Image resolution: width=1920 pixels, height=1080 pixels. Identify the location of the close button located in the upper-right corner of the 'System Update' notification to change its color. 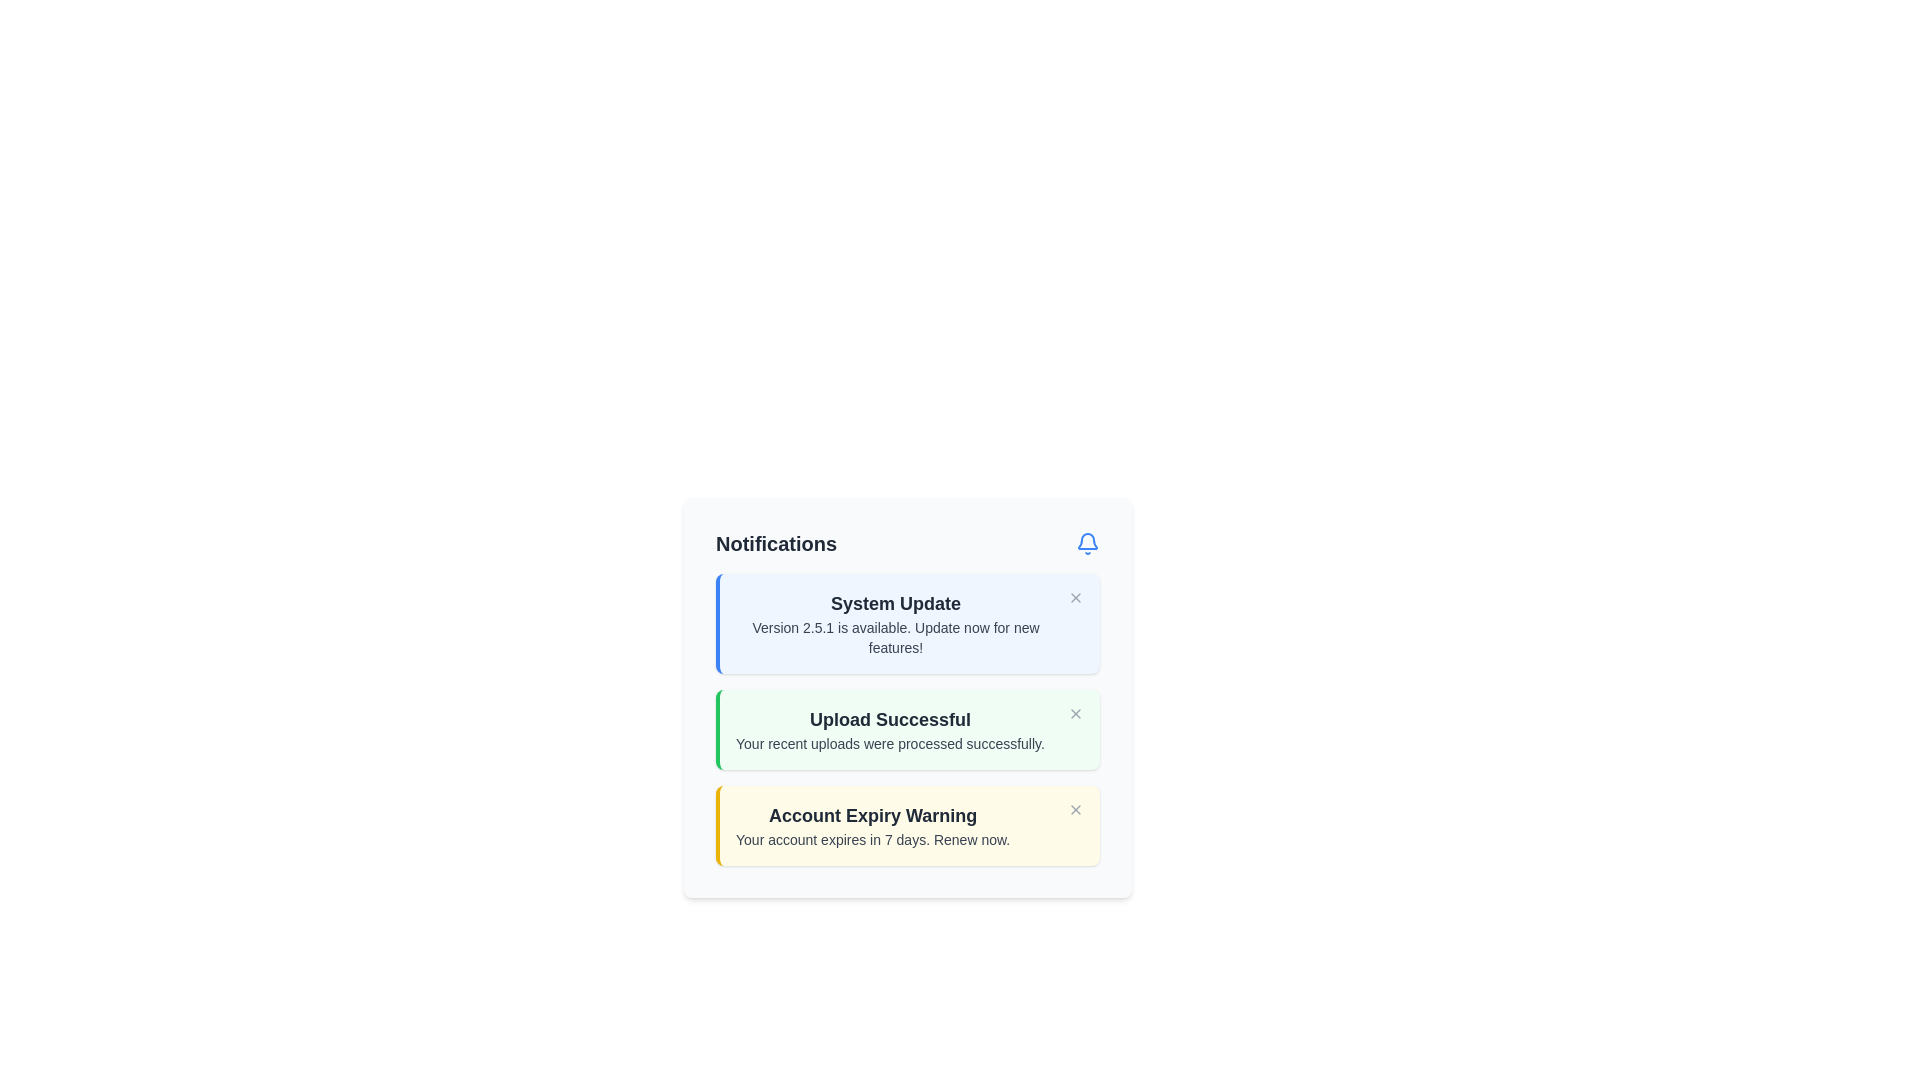
(1074, 596).